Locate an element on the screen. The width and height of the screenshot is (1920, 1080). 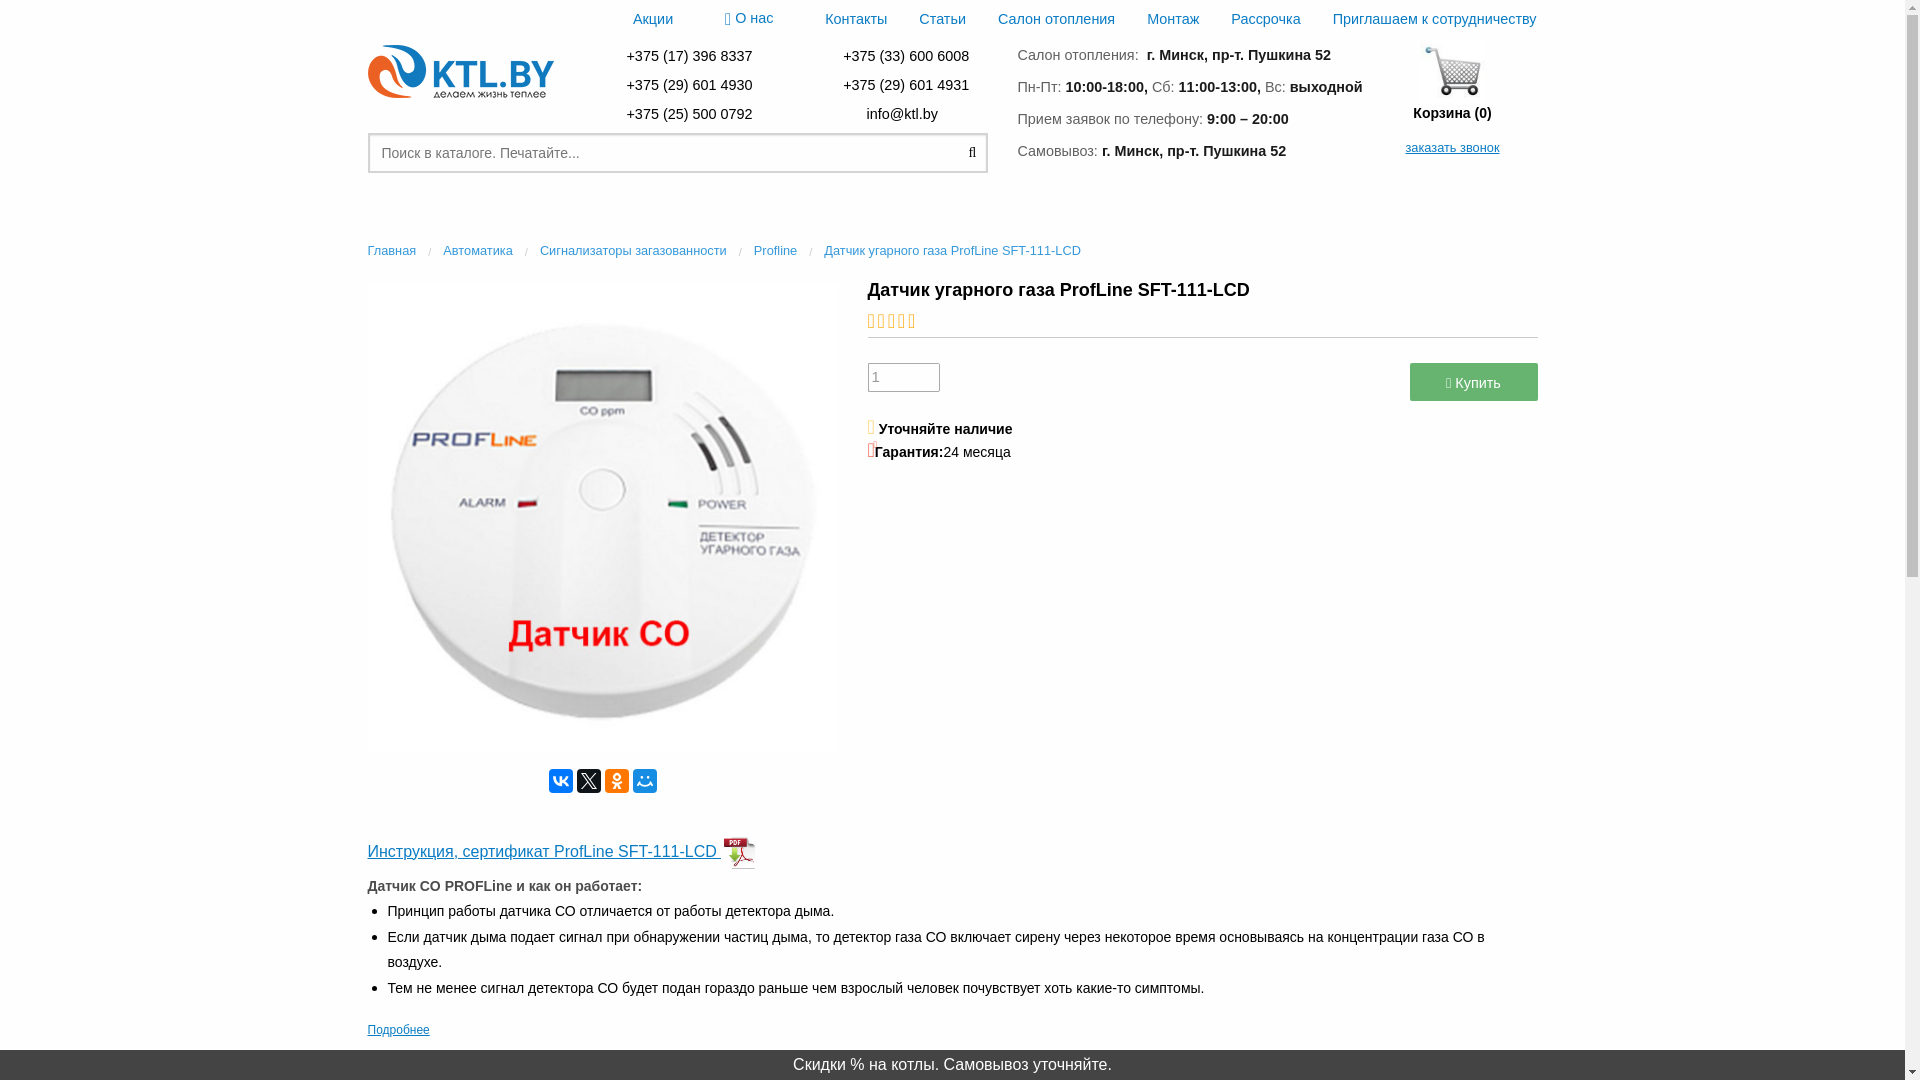
'Not rated yet!' is located at coordinates (880, 319).